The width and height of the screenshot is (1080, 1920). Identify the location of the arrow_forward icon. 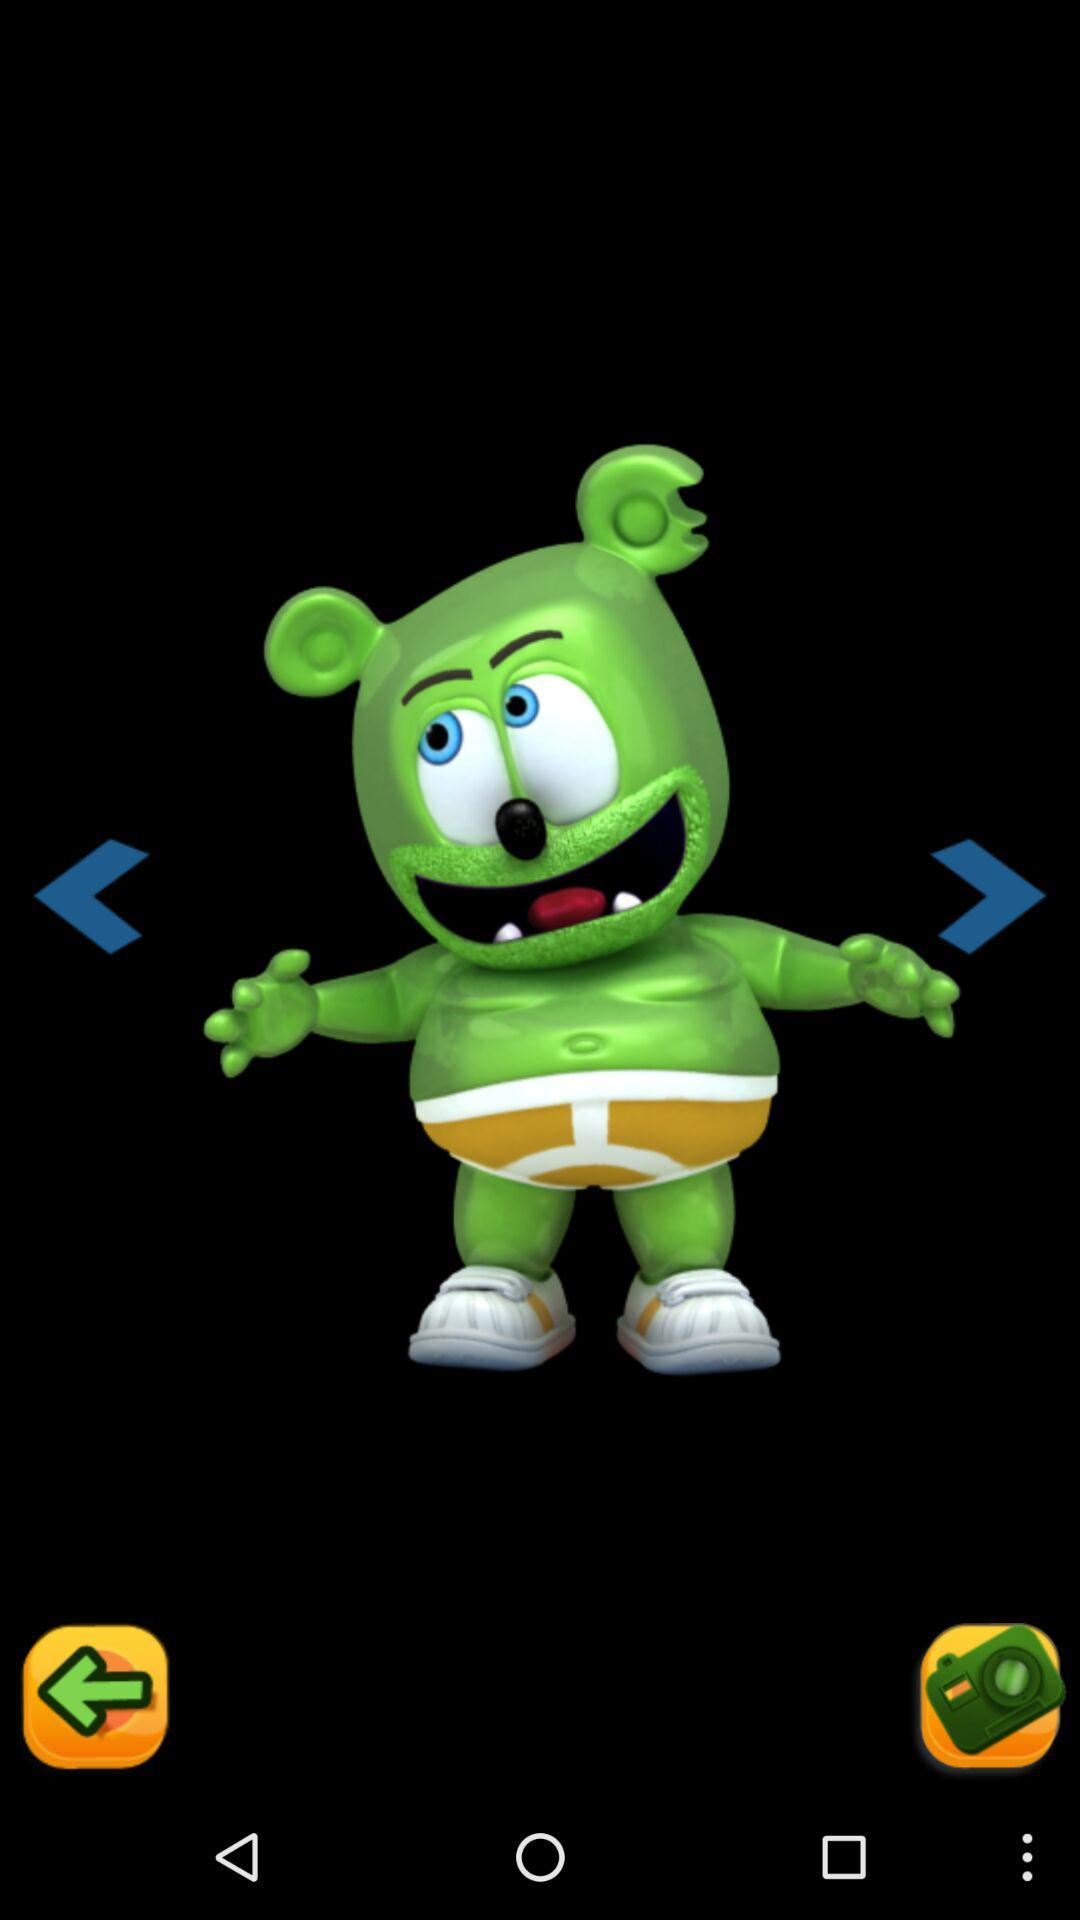
(988, 960).